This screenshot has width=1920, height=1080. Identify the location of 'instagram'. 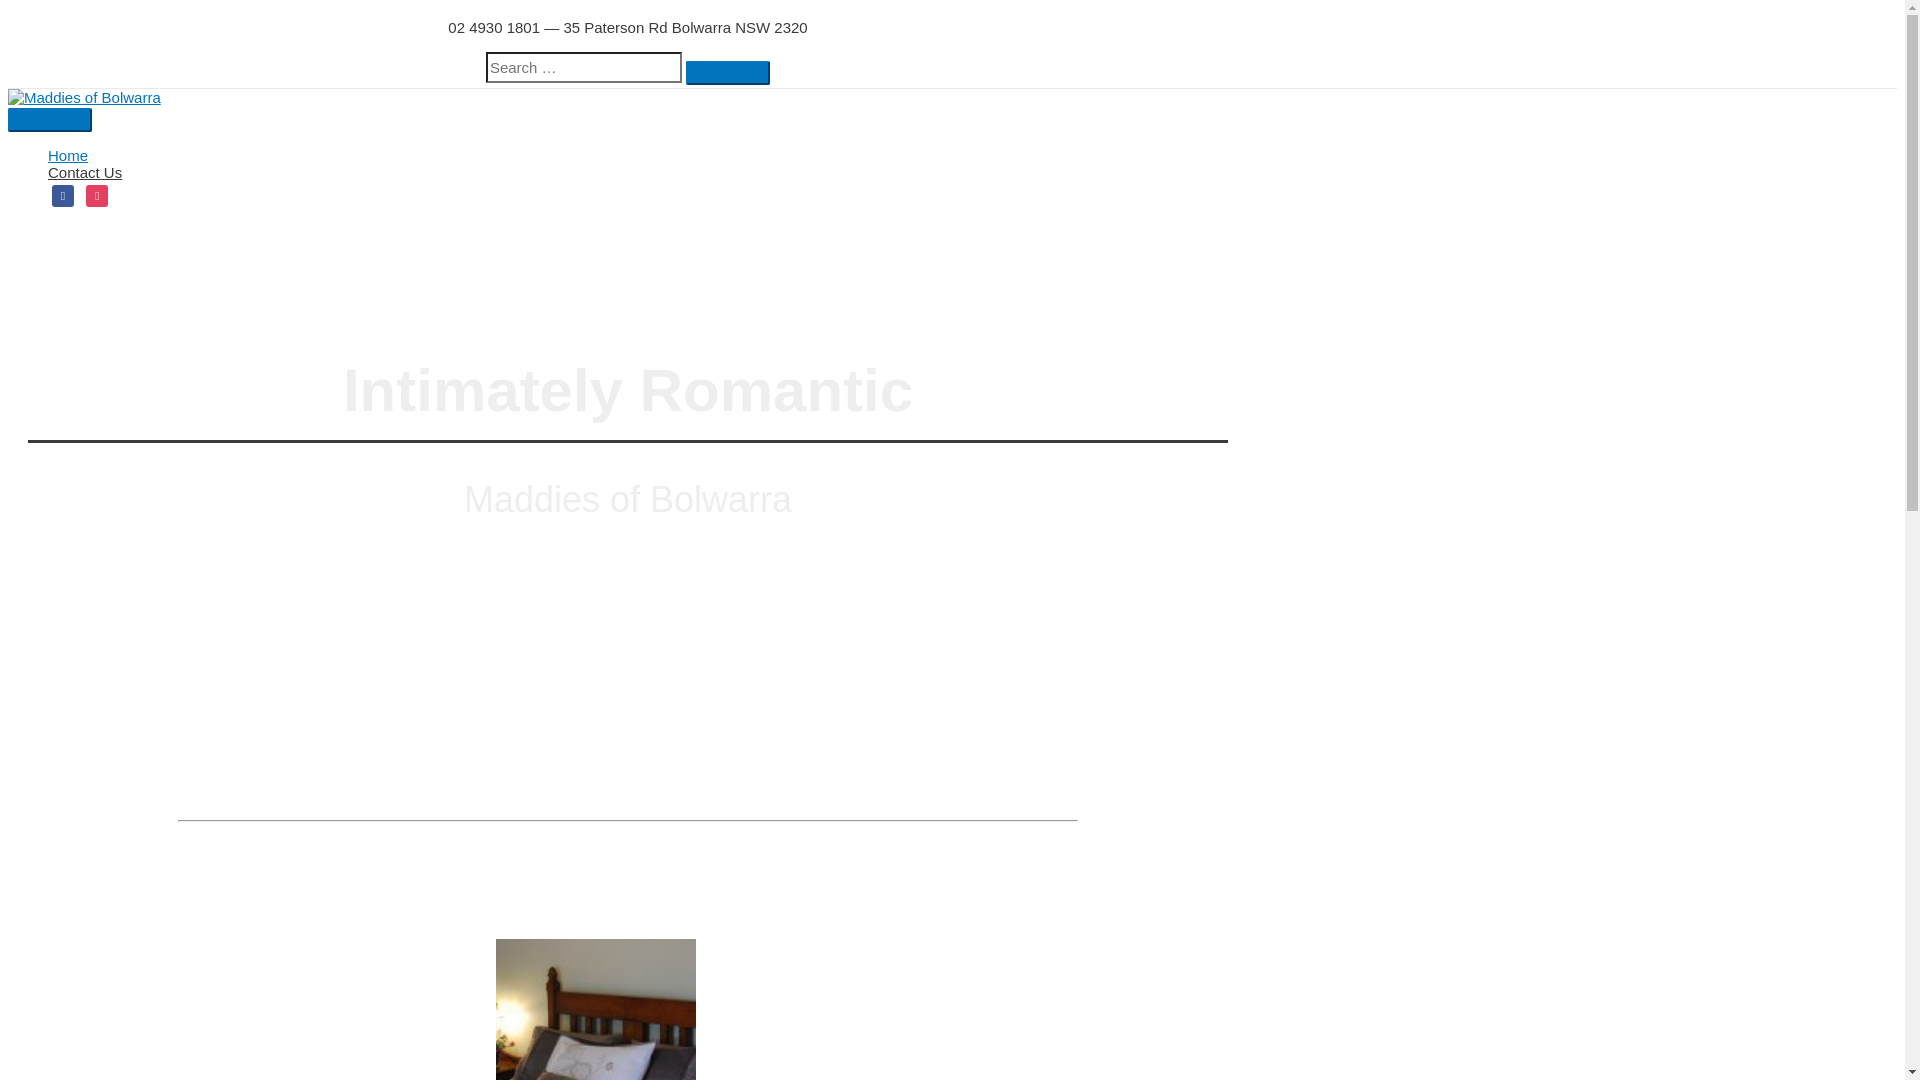
(95, 194).